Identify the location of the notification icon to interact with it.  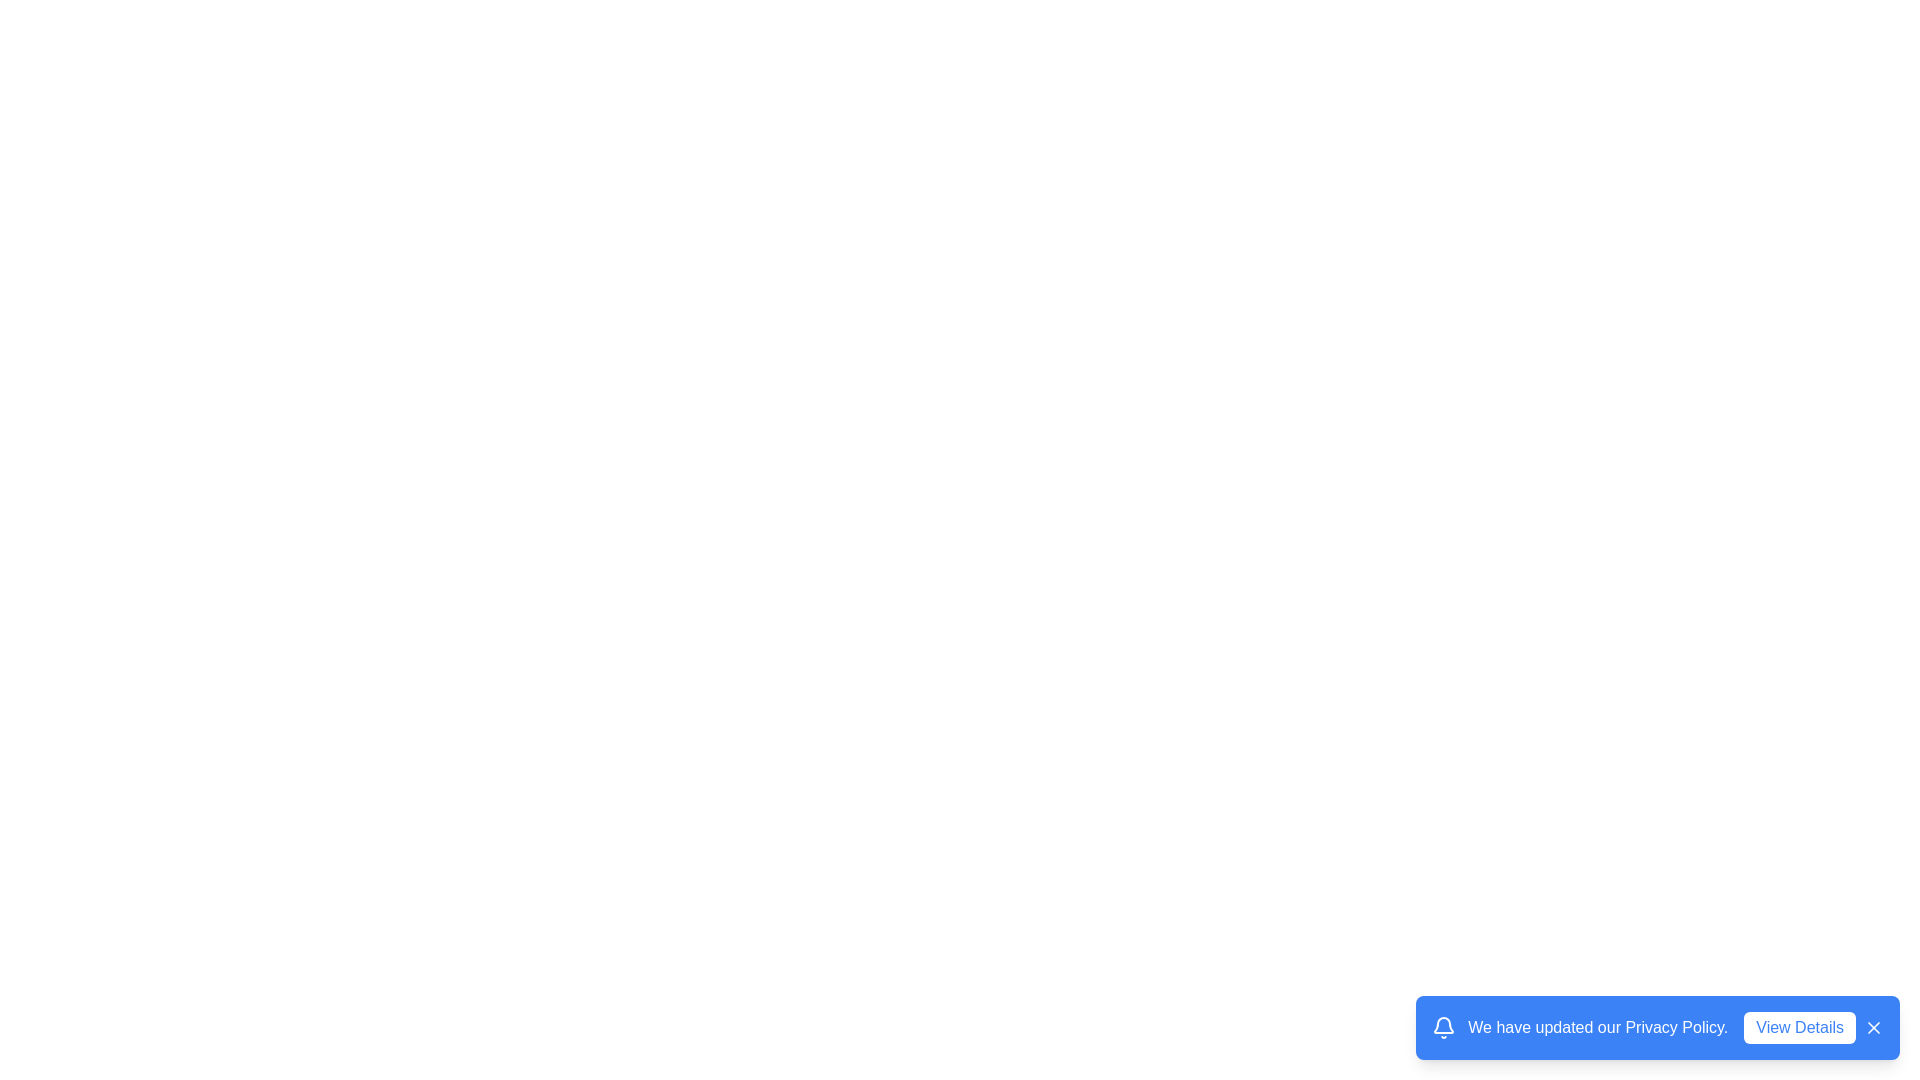
(1444, 1028).